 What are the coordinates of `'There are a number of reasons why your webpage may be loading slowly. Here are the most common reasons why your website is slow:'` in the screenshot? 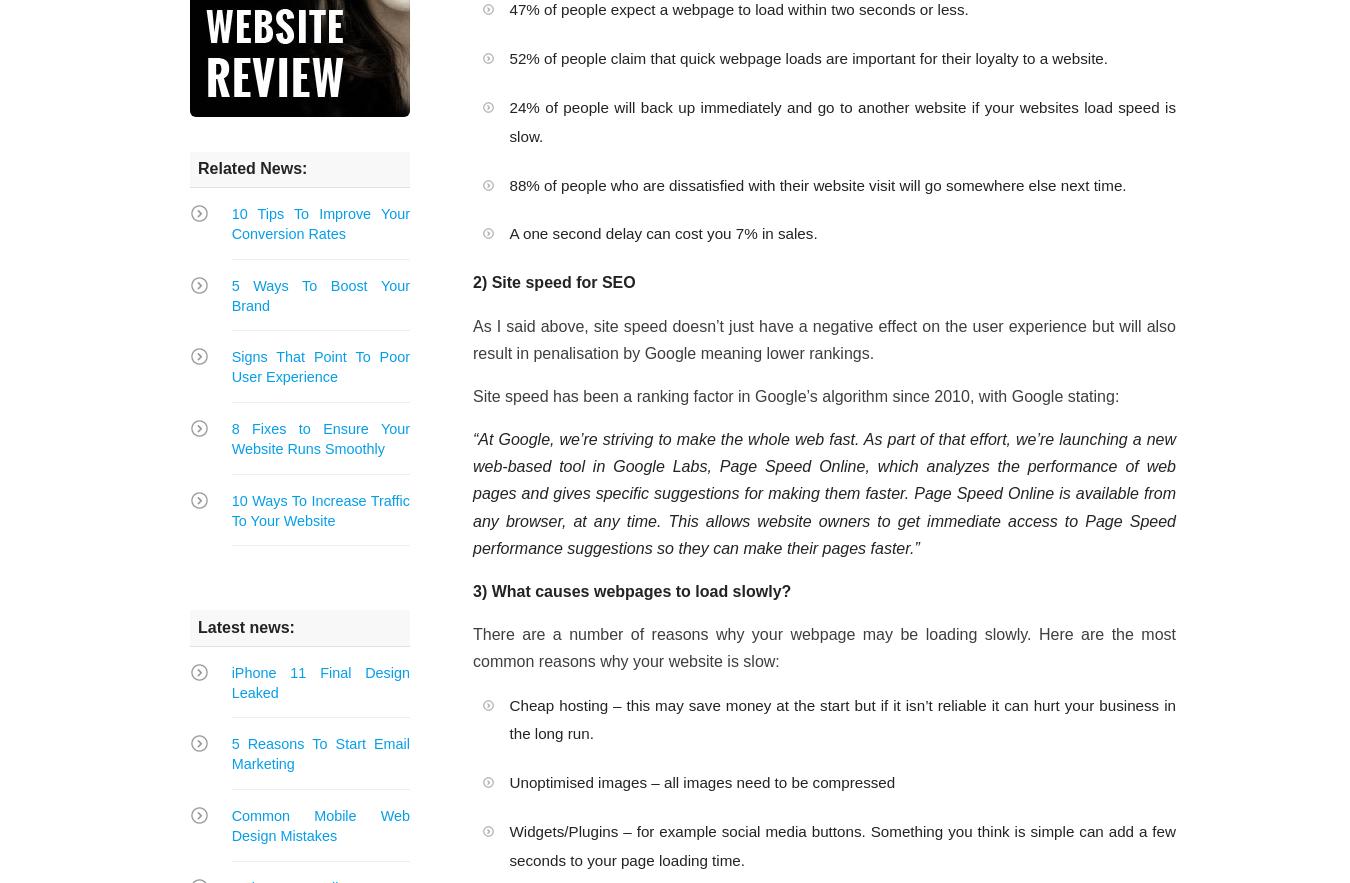 It's located at (824, 647).